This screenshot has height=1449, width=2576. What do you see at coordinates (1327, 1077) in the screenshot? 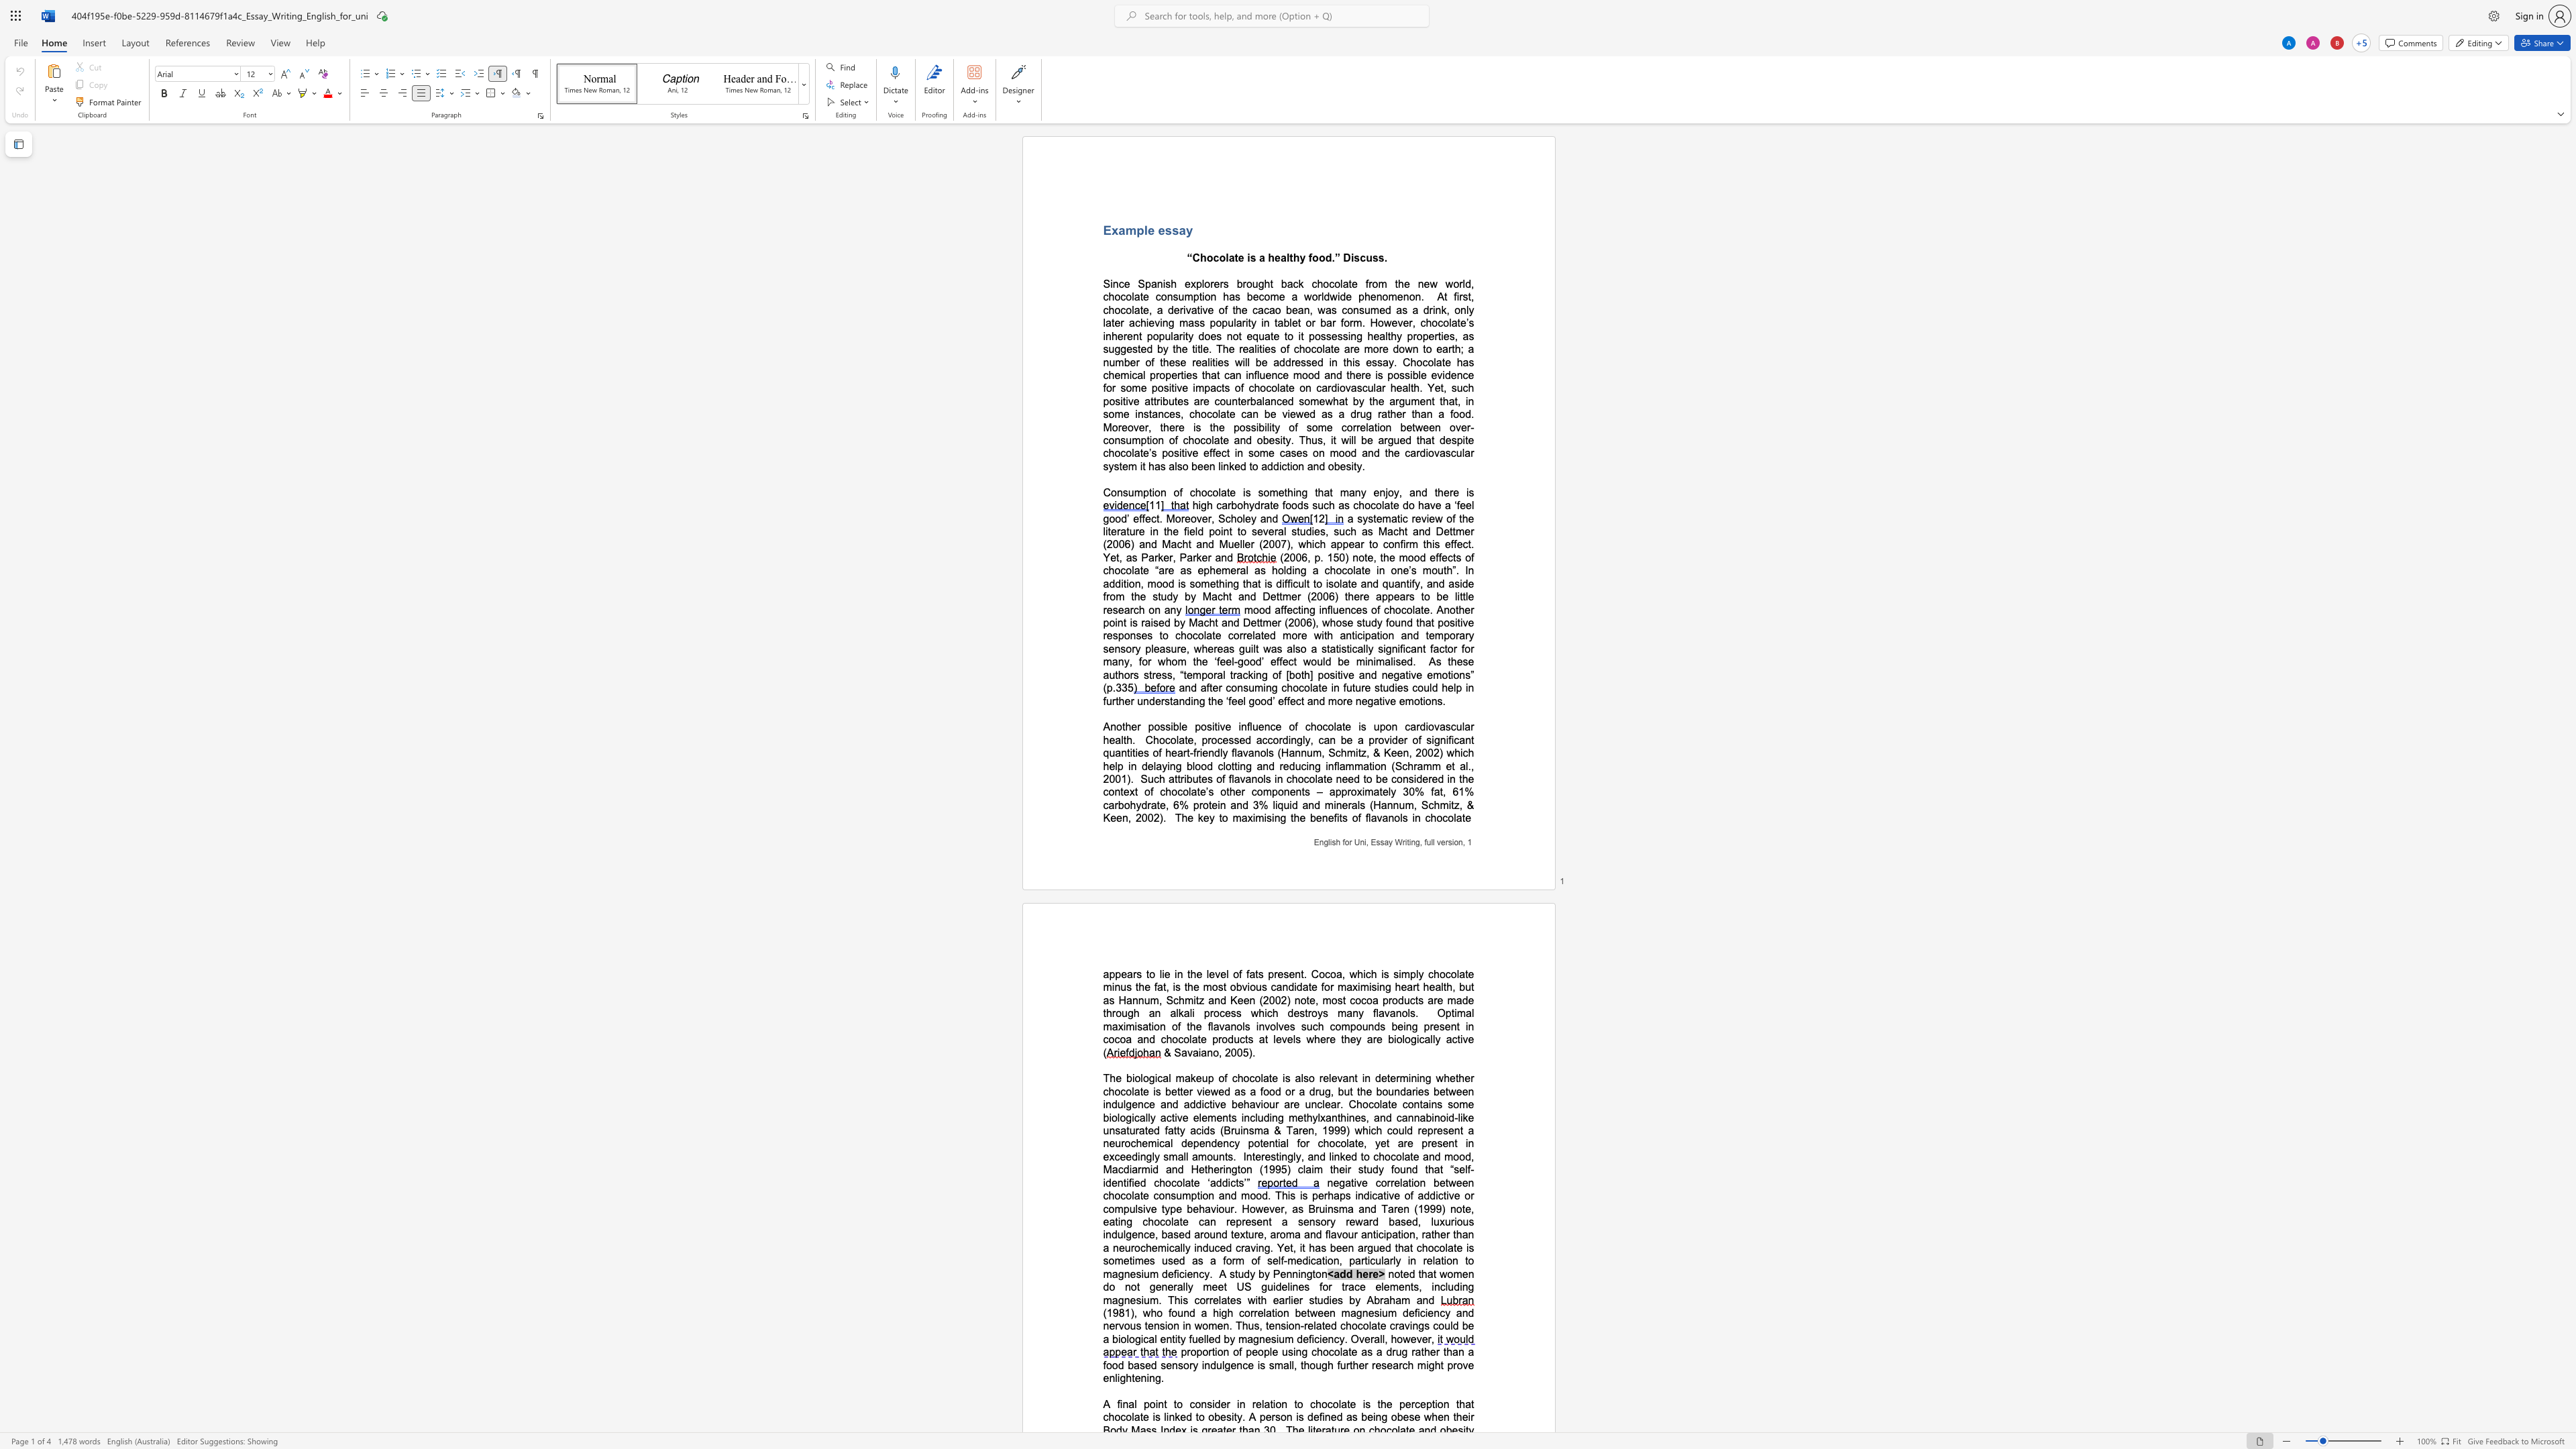
I see `the space between the continuous character "e" and "l" in the text` at bounding box center [1327, 1077].